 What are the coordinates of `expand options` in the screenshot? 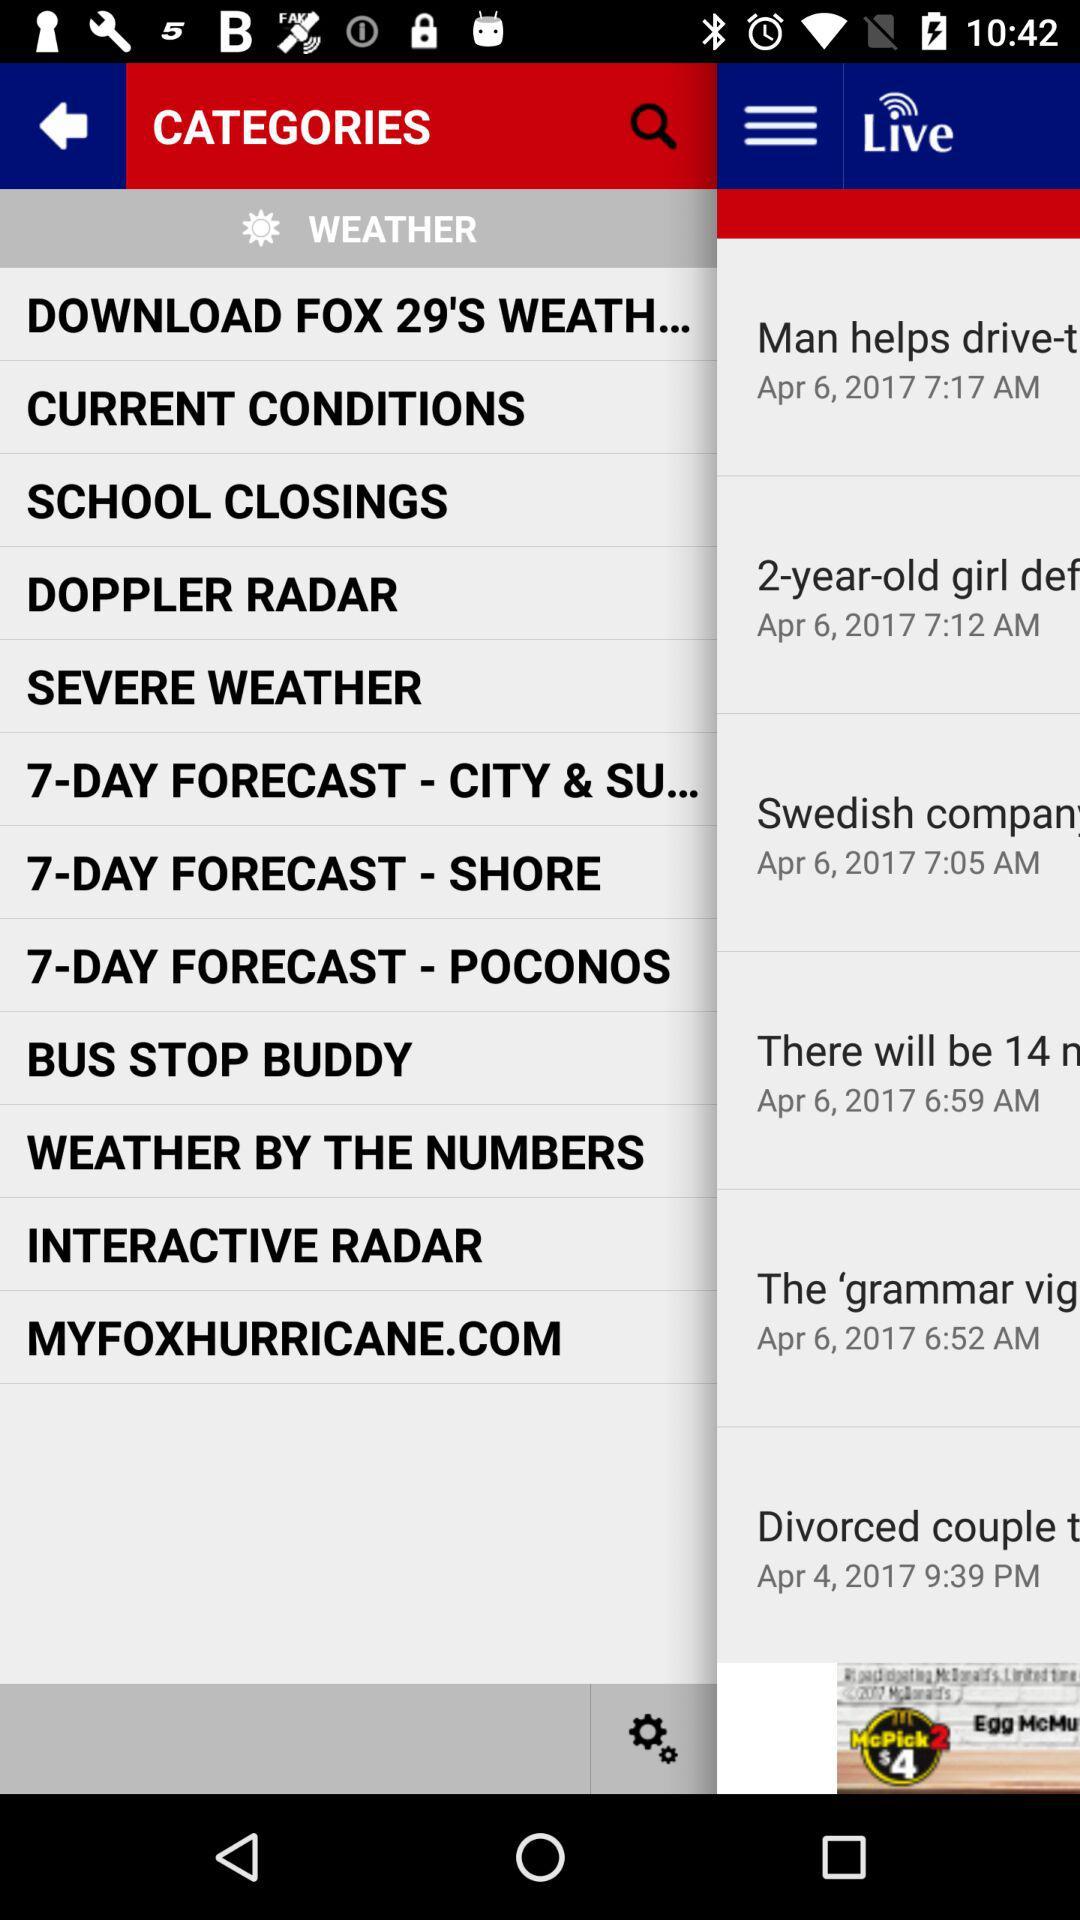 It's located at (778, 124).